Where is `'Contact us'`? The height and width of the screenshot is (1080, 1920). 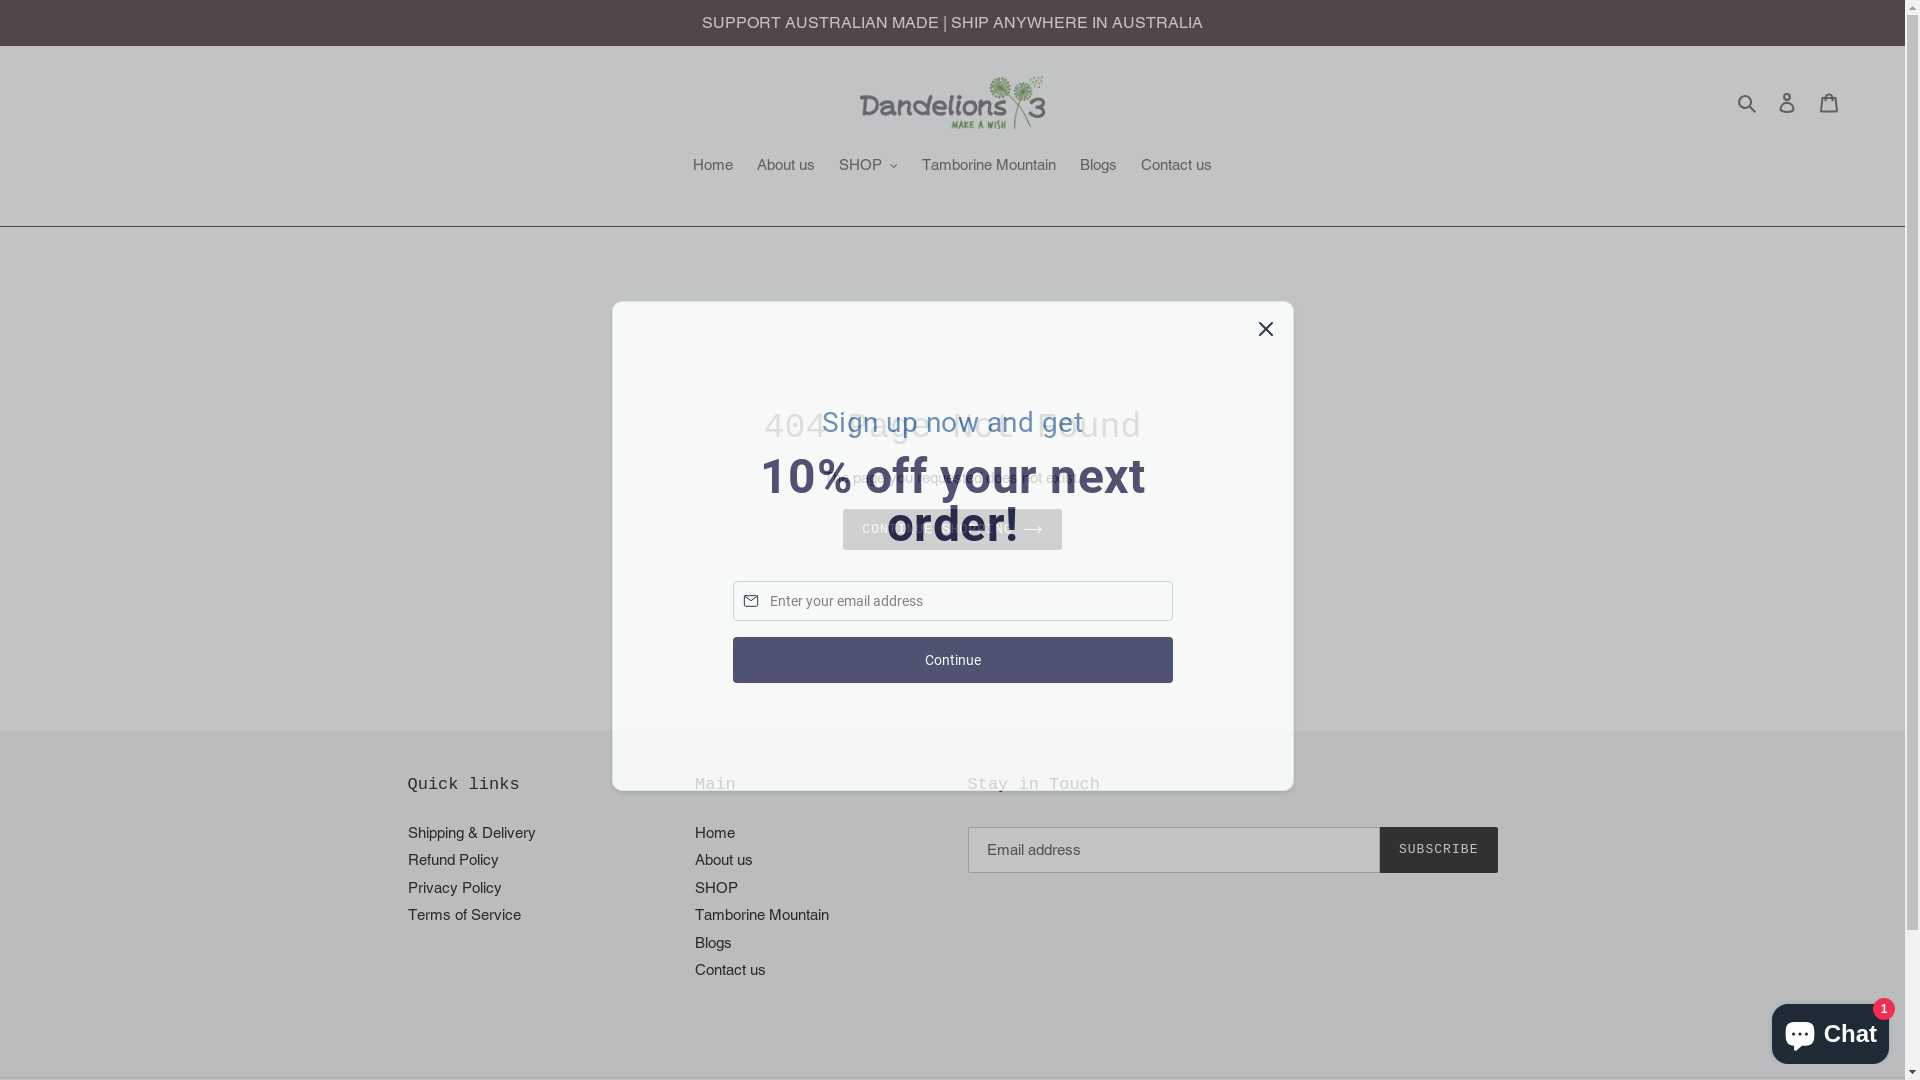 'Contact us' is located at coordinates (729, 968).